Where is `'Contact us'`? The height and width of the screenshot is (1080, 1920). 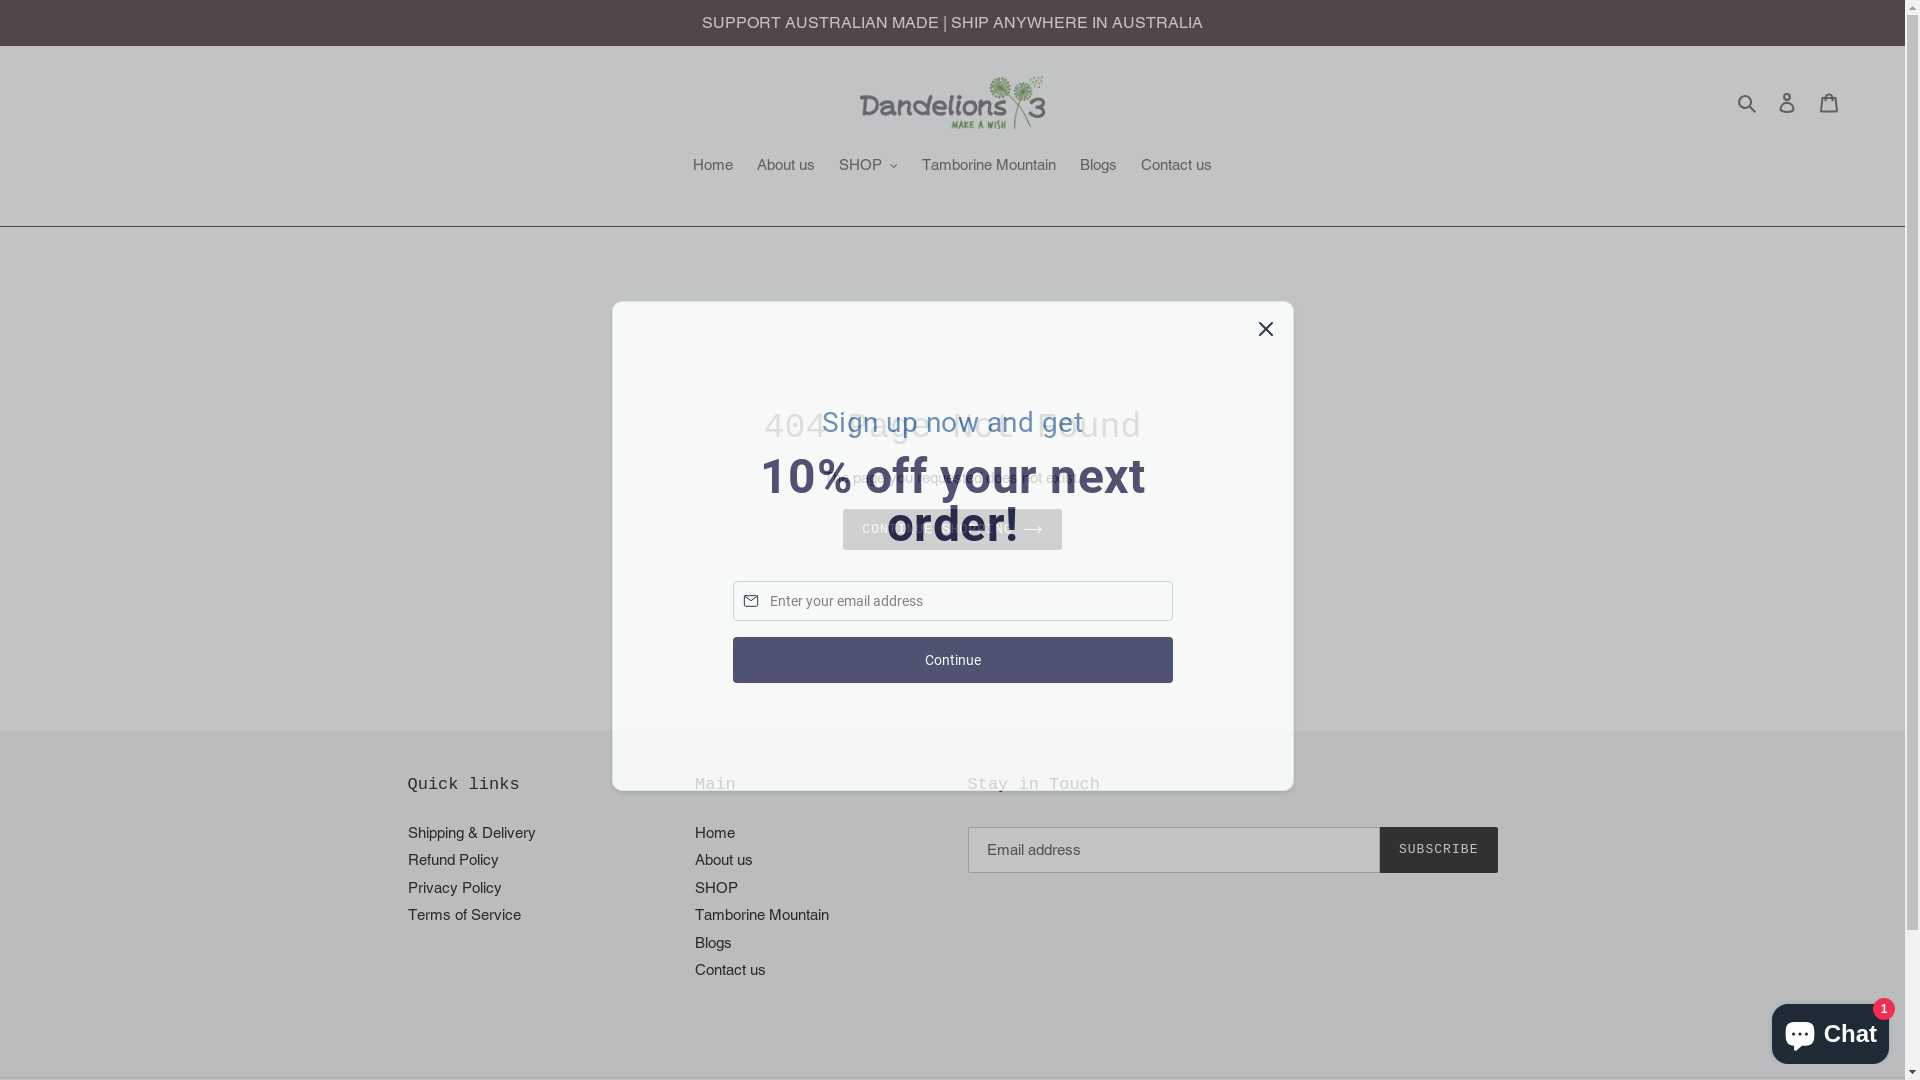 'Contact us' is located at coordinates (729, 968).